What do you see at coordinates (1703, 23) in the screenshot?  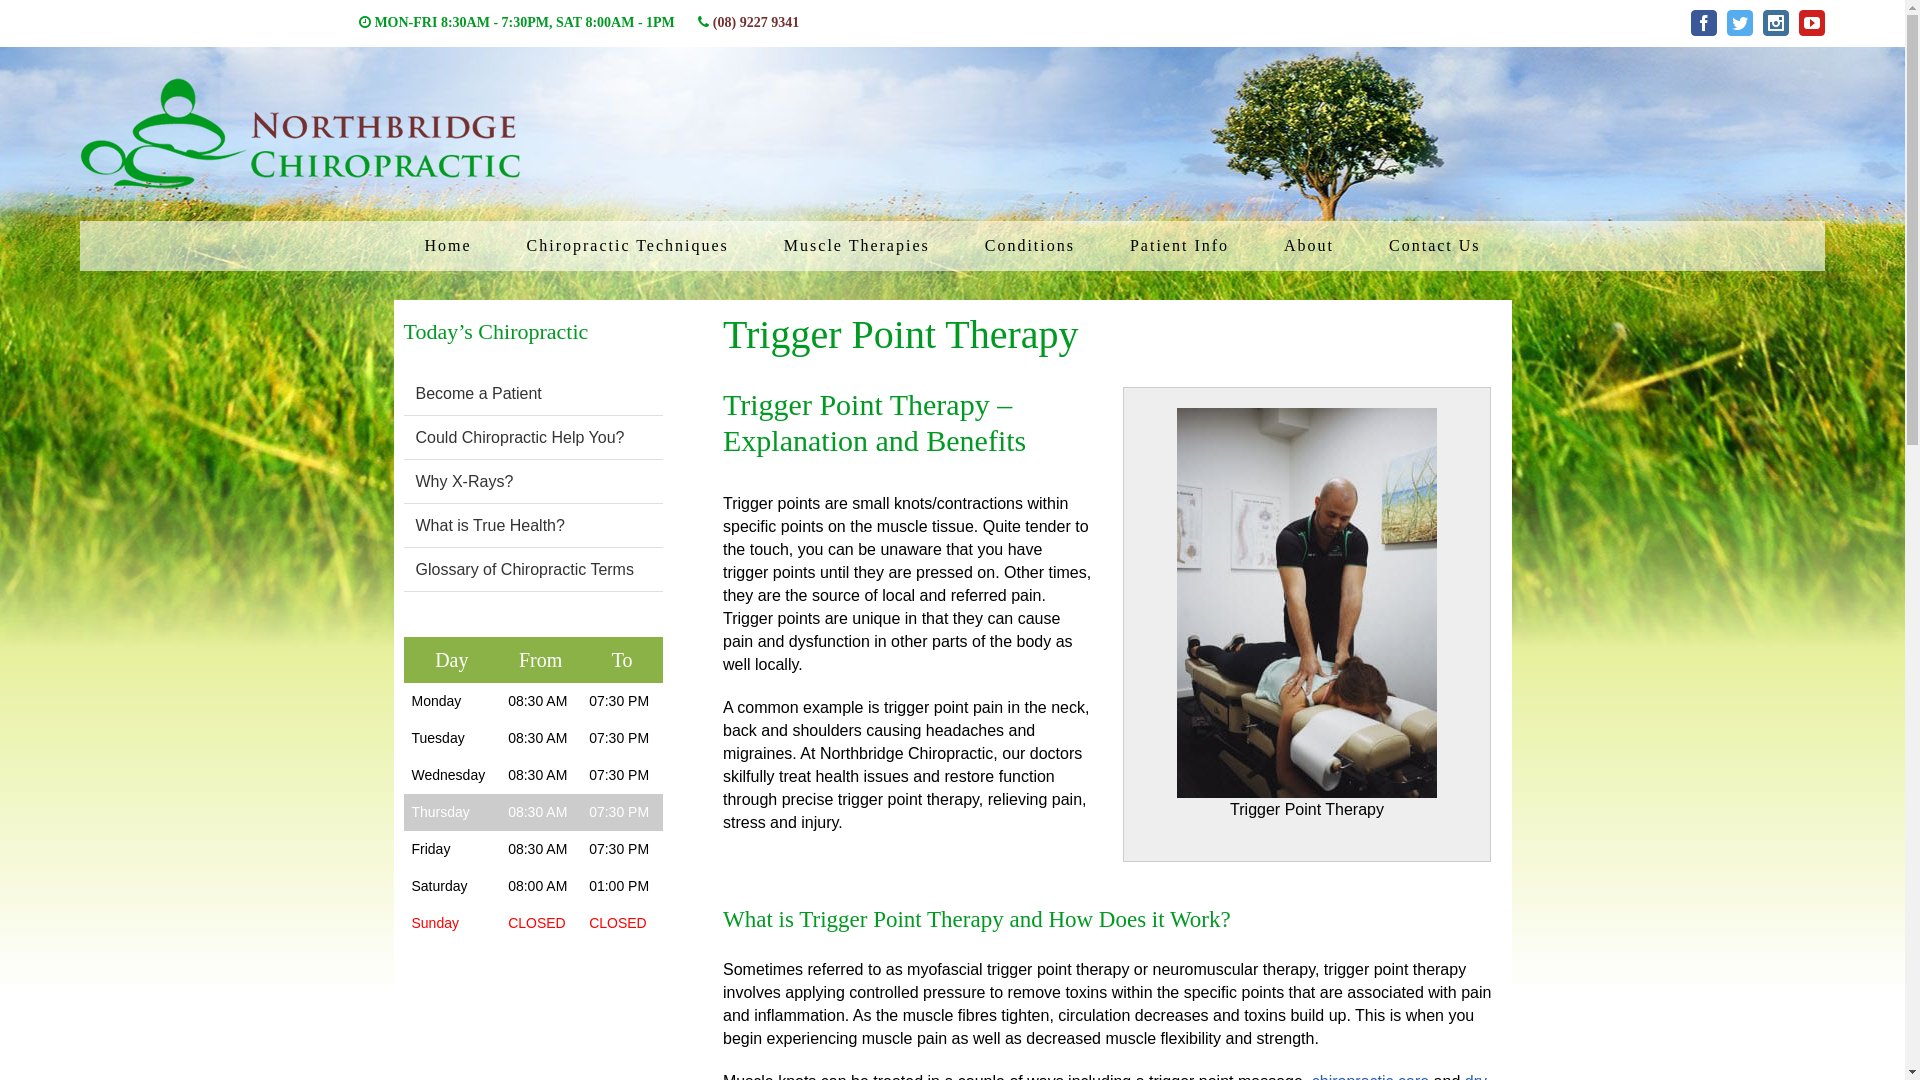 I see `'Facebook'` at bounding box center [1703, 23].